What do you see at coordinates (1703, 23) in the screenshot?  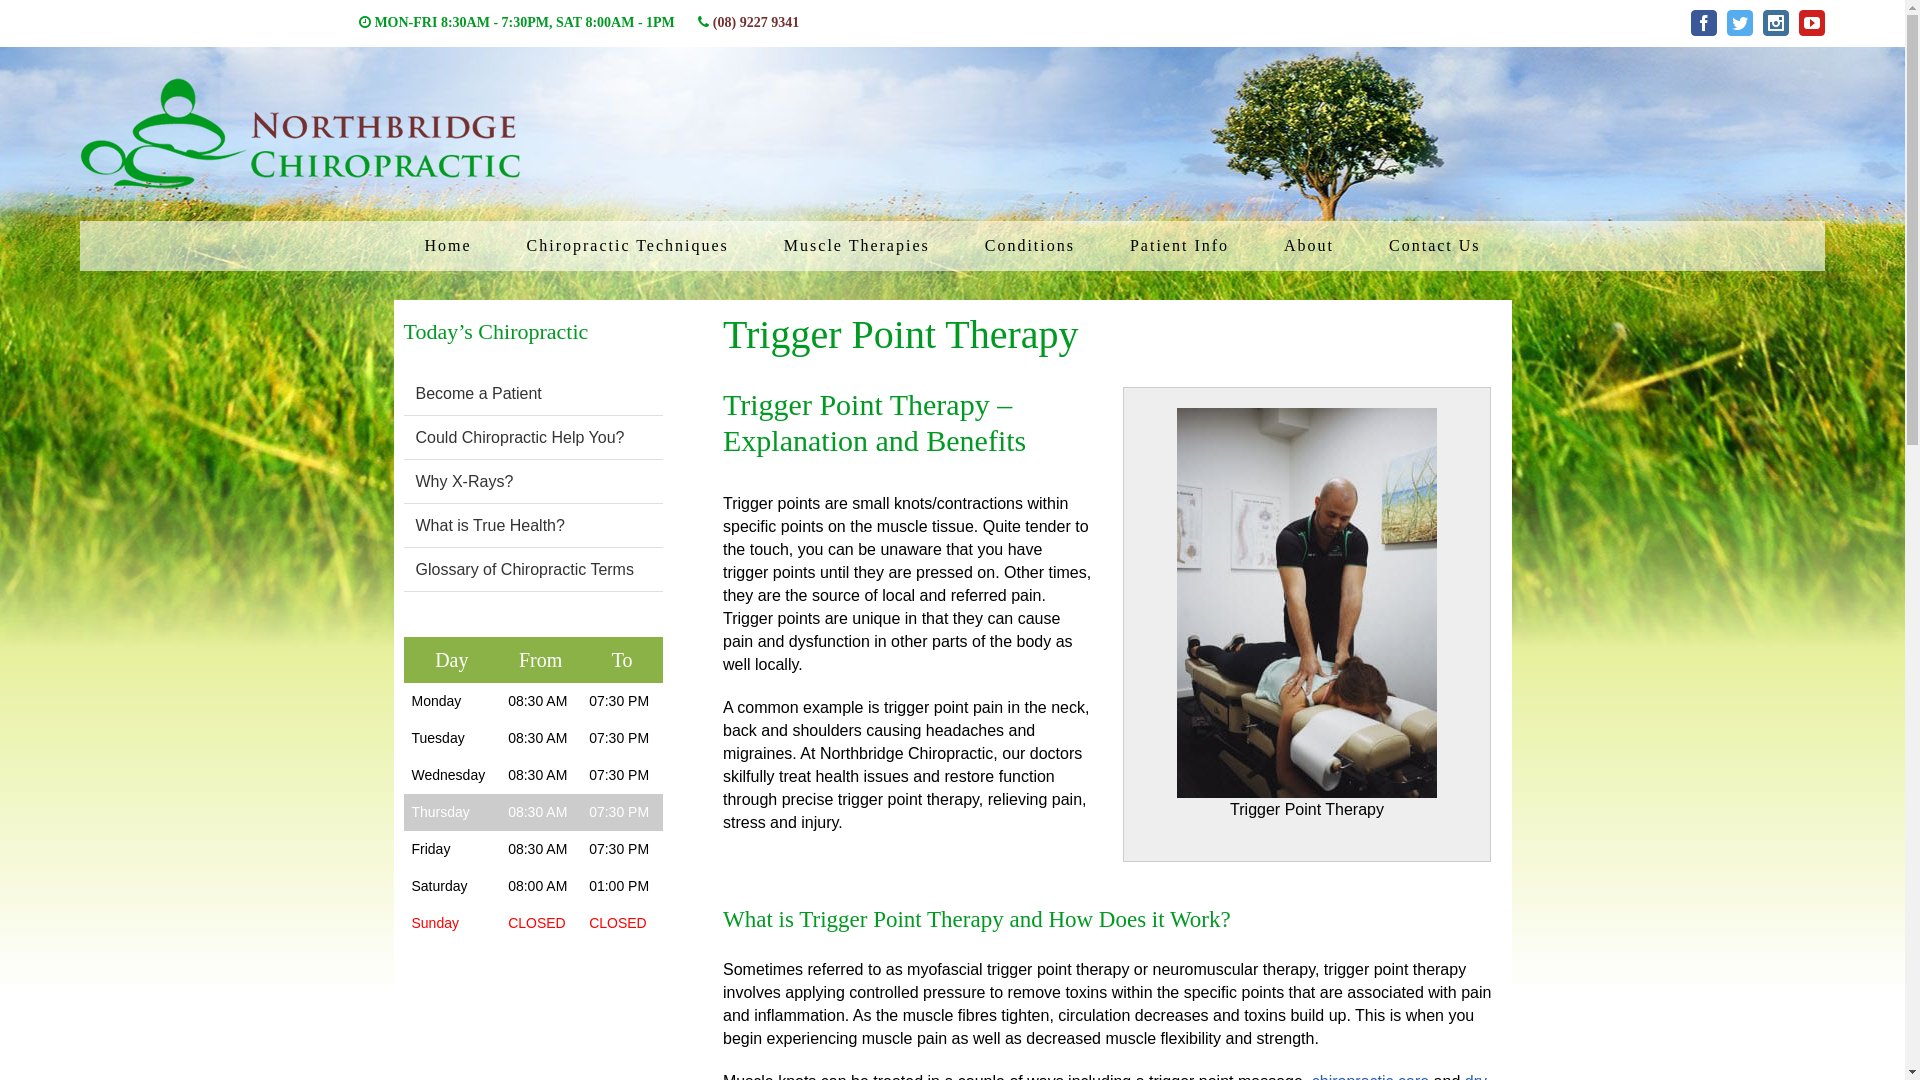 I see `'Facebook'` at bounding box center [1703, 23].